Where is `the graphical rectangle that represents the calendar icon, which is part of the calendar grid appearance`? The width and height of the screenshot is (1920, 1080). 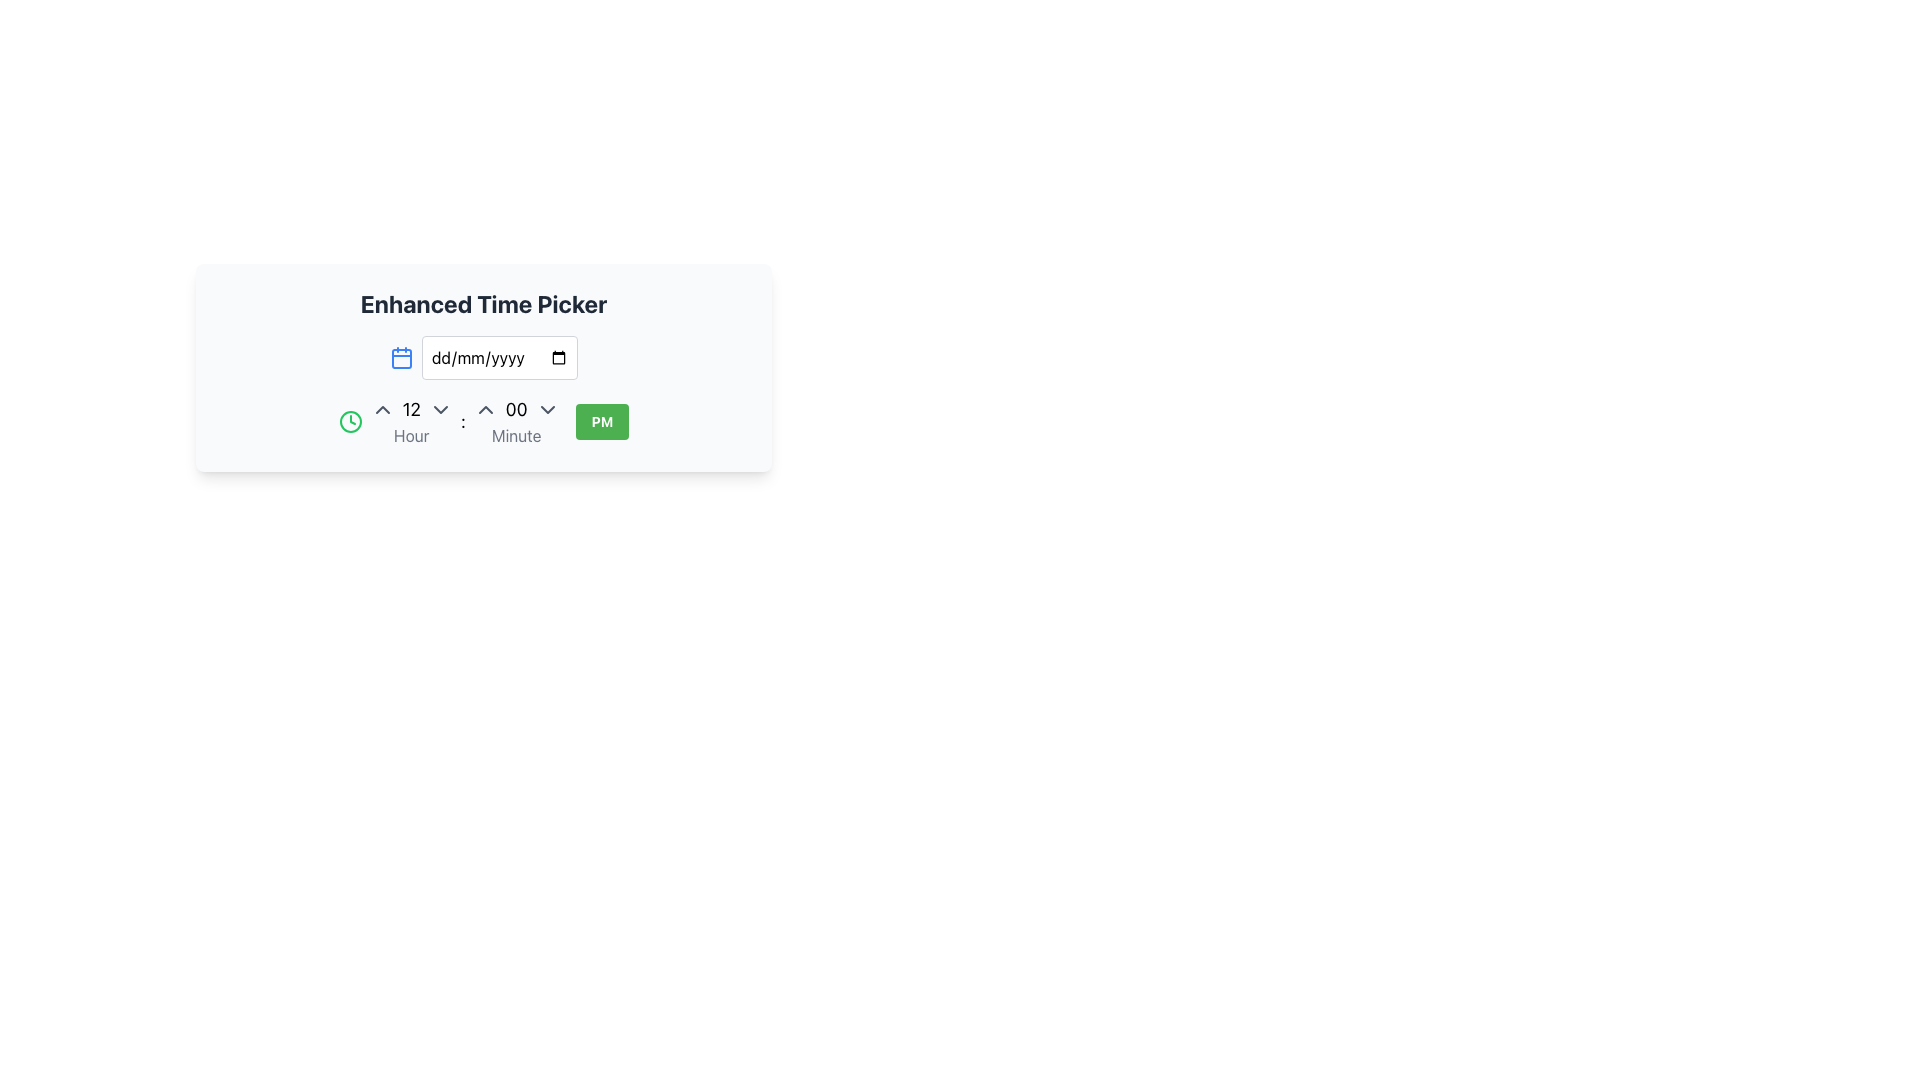 the graphical rectangle that represents the calendar icon, which is part of the calendar grid appearance is located at coordinates (401, 357).